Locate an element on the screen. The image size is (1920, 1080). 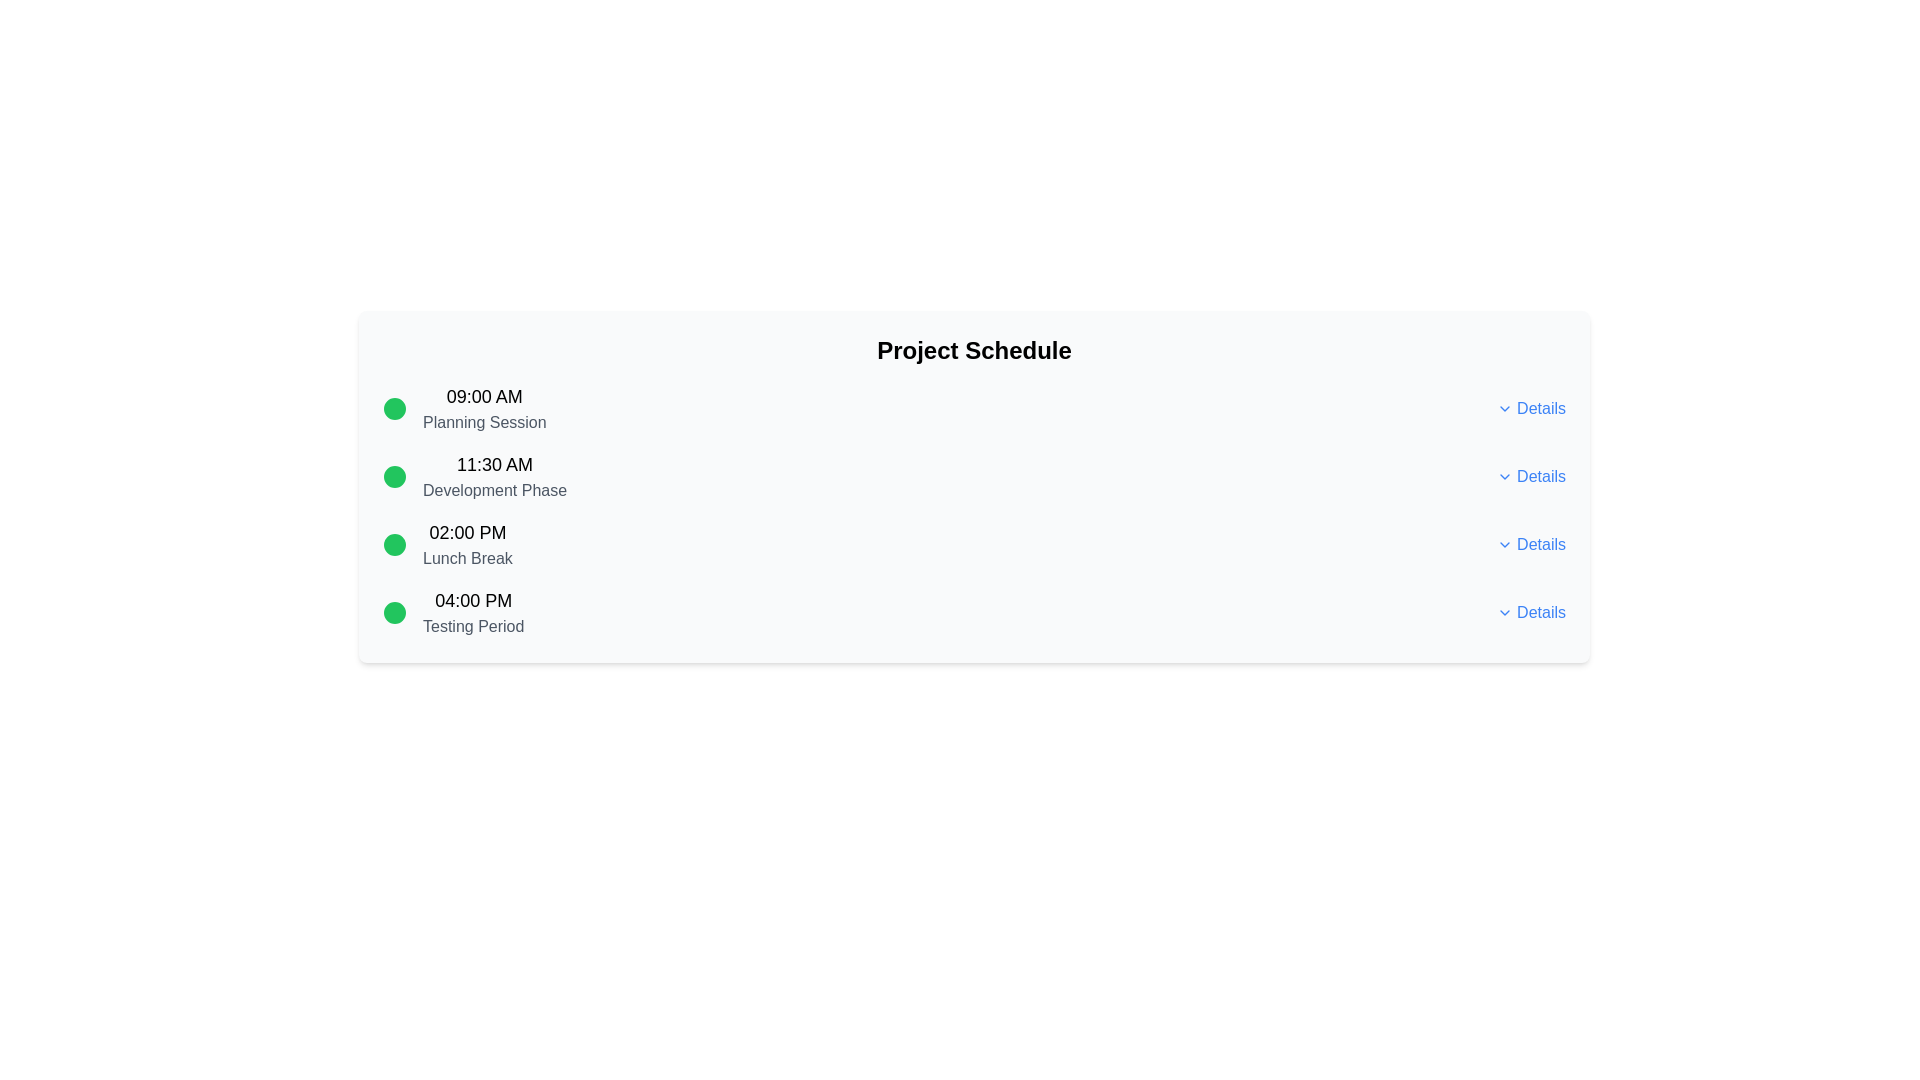
the time entry text displaying '02:00 PM' for the Lunch Break in the vertical schedule list is located at coordinates (466, 531).